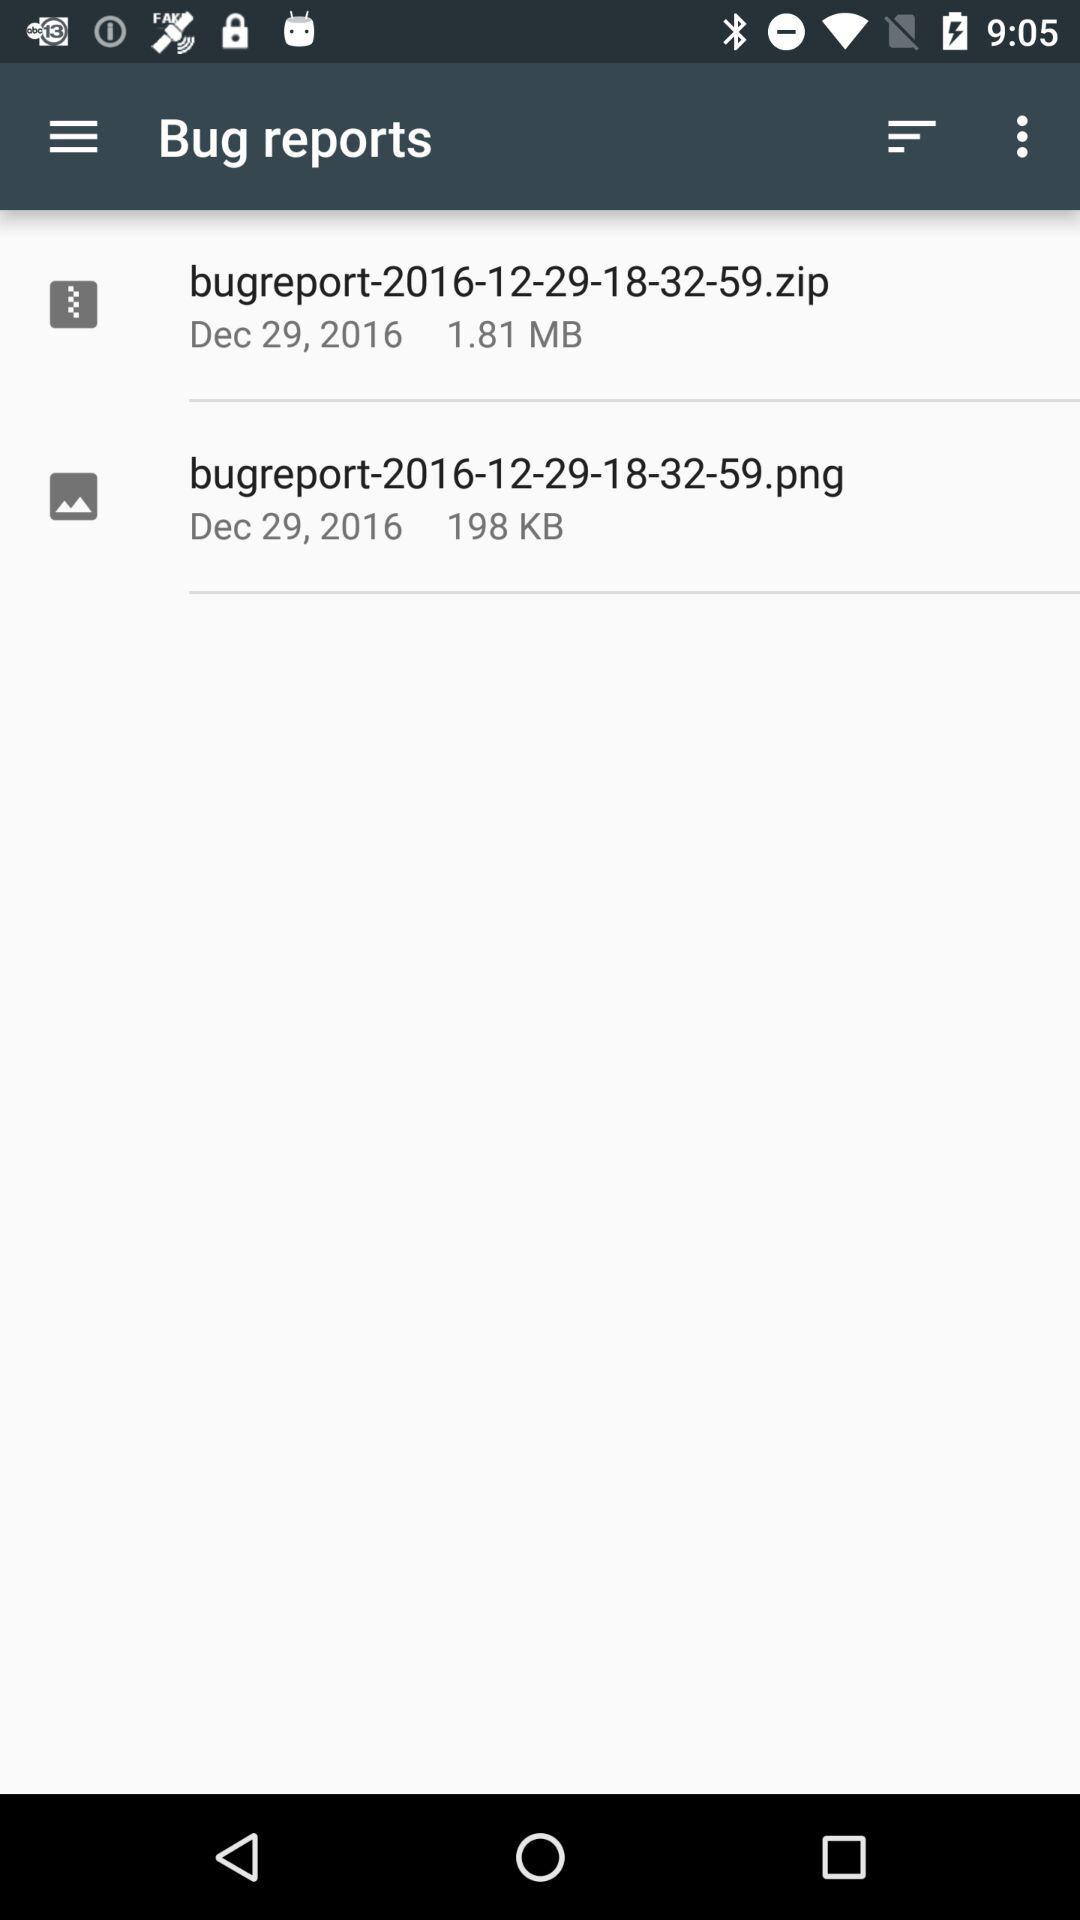 The height and width of the screenshot is (1920, 1080). Describe the element at coordinates (72, 135) in the screenshot. I see `the app to the left of the bug reports app` at that location.